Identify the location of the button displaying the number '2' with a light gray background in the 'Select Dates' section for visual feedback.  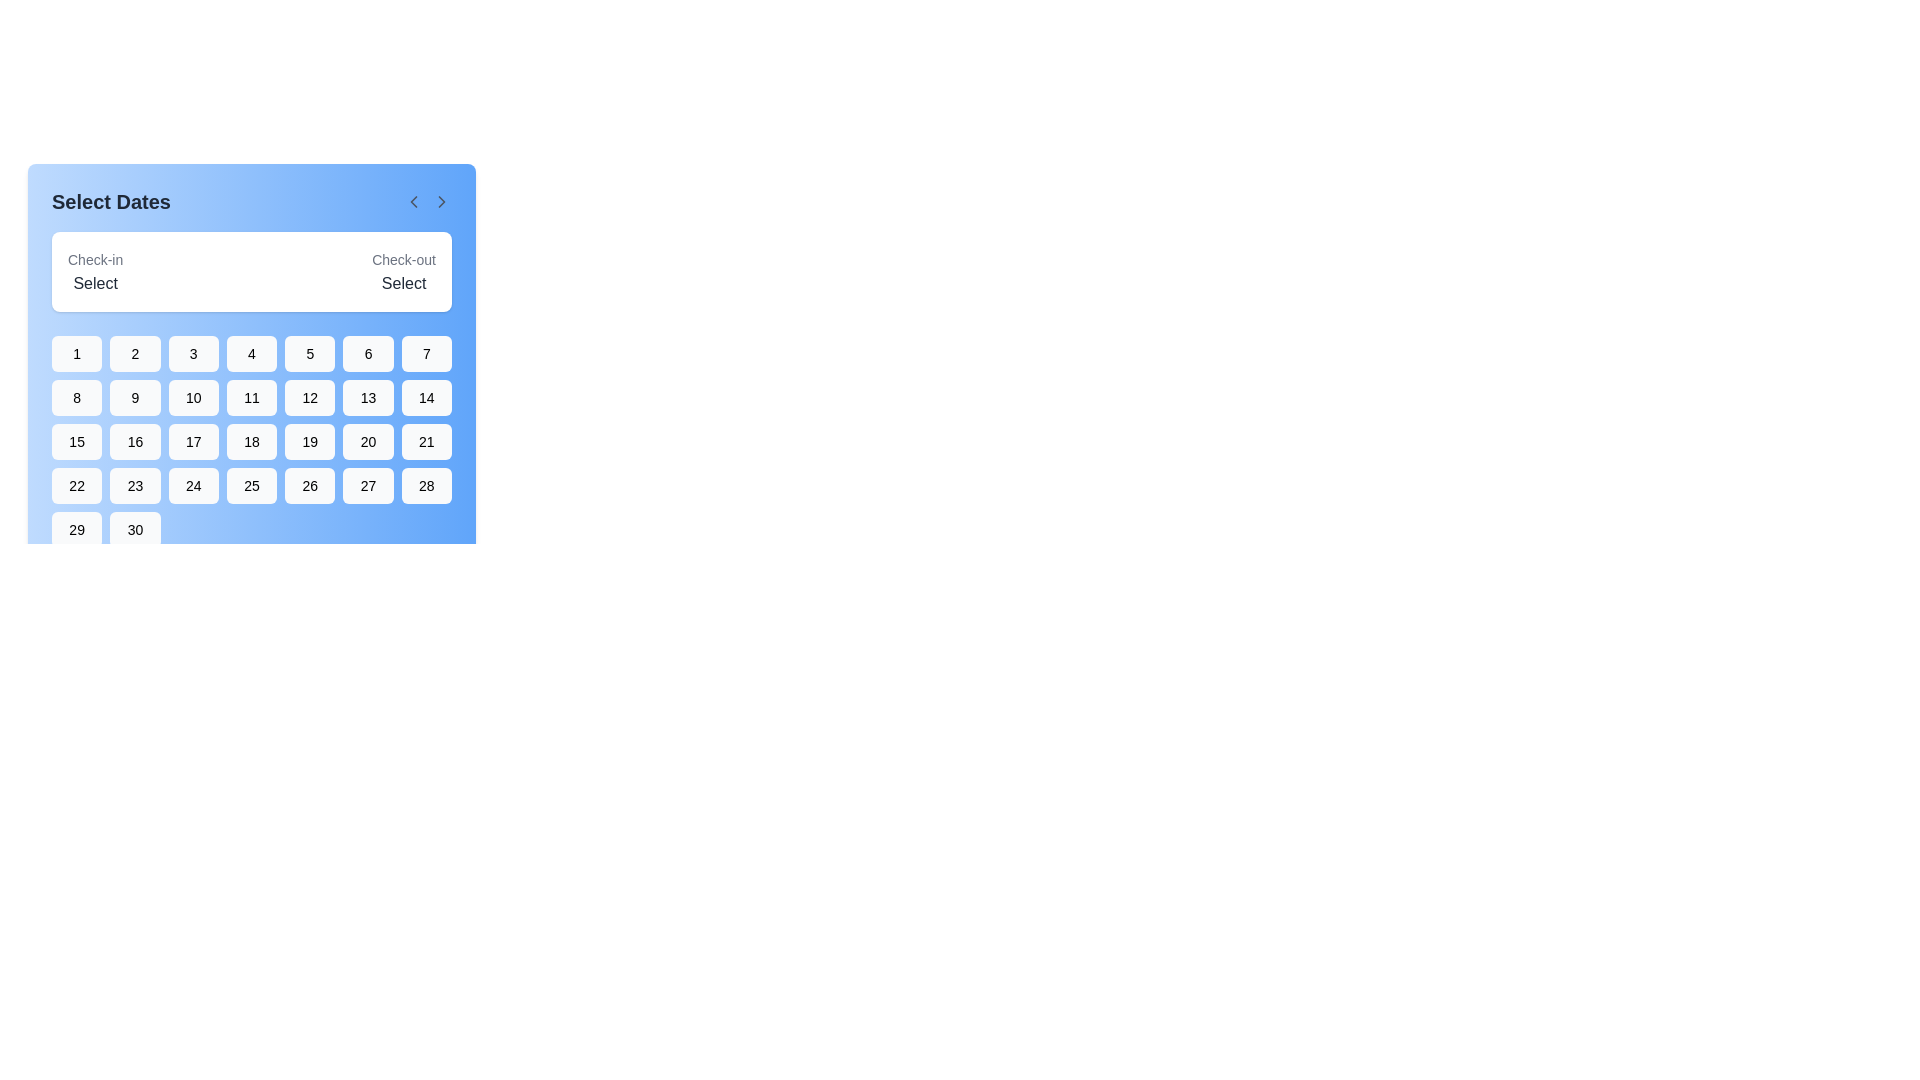
(134, 353).